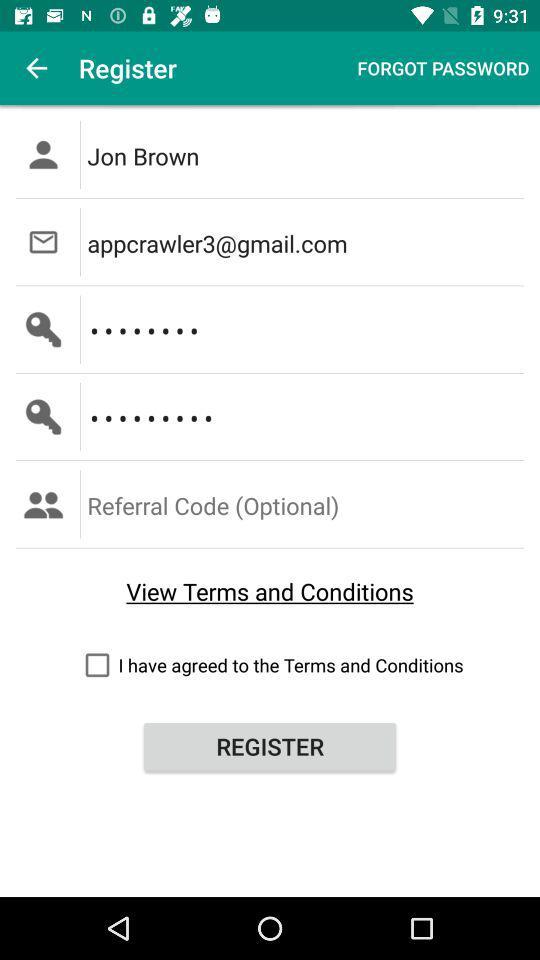 The image size is (540, 960). I want to click on crowd316 item, so click(307, 329).